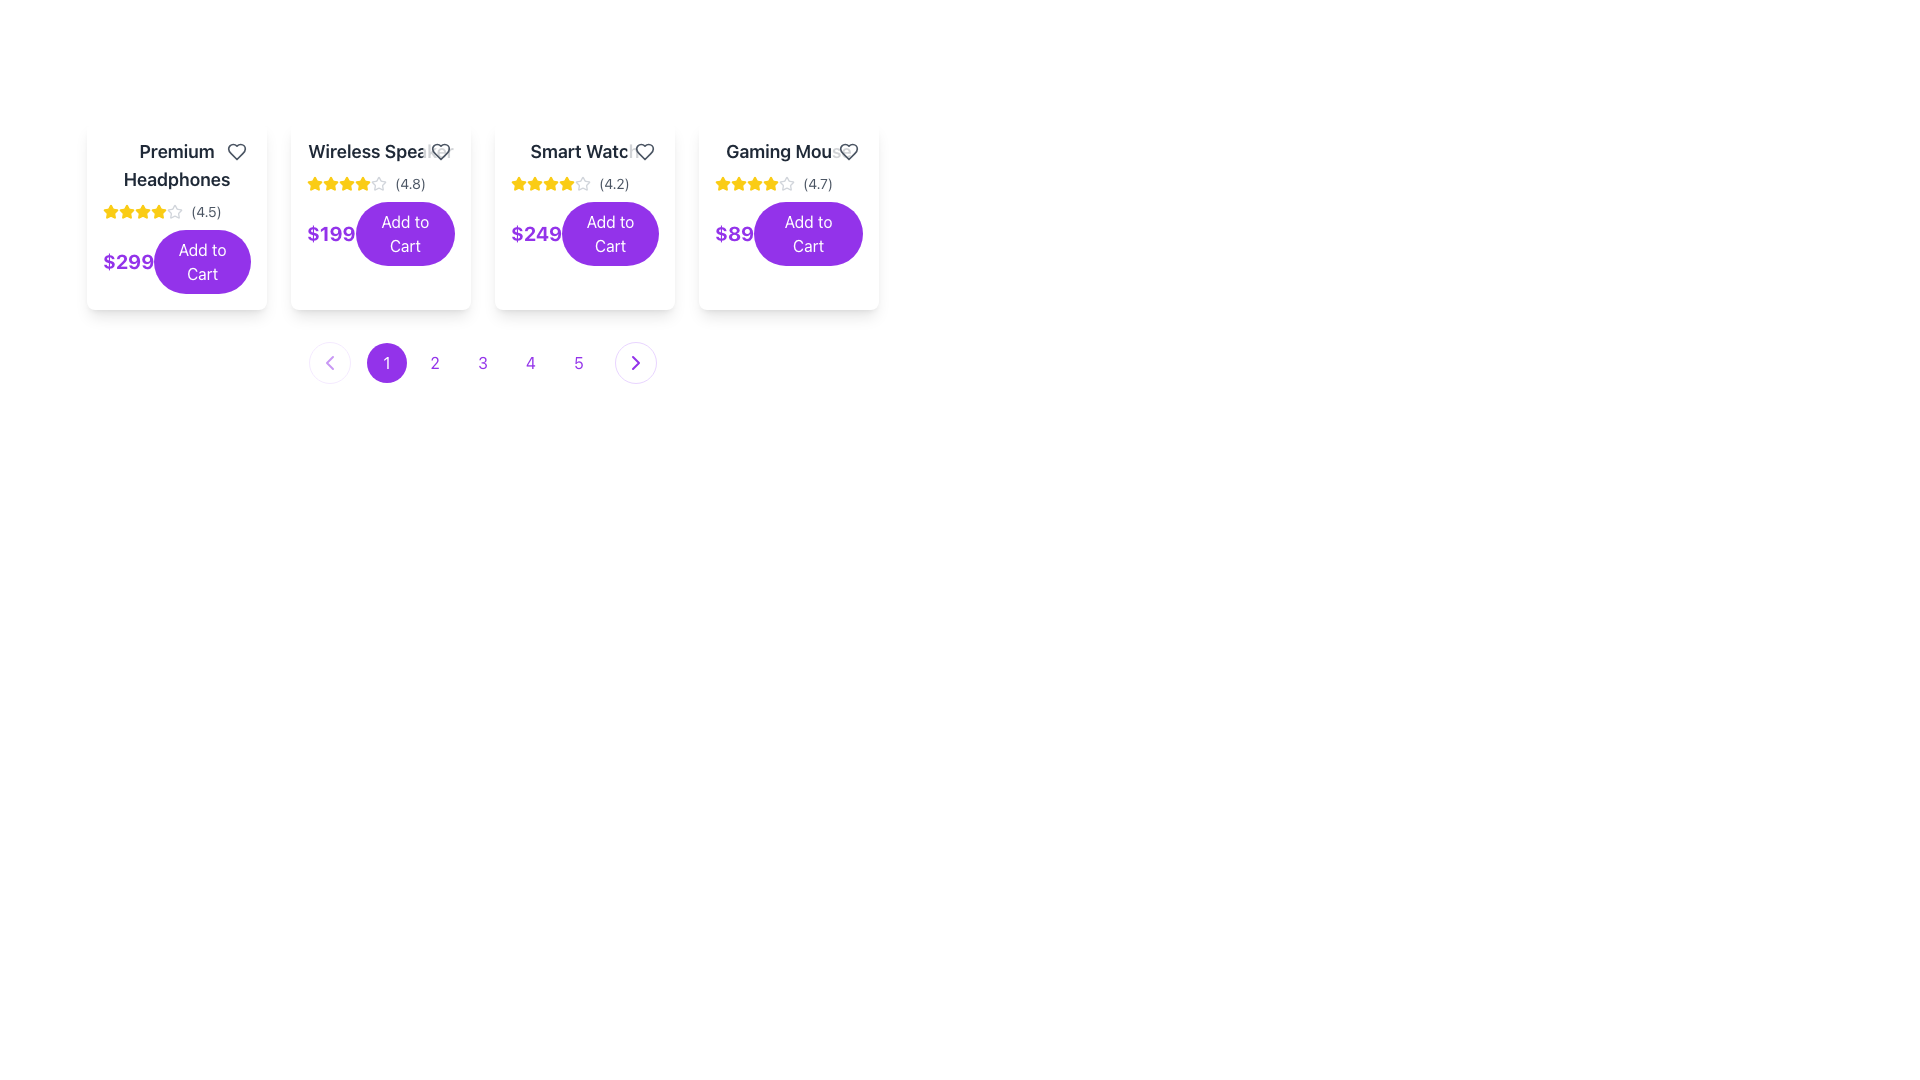 Image resolution: width=1920 pixels, height=1080 pixels. I want to click on the circular button with a thin purple border and a right-pointing arrow icon, so click(634, 362).